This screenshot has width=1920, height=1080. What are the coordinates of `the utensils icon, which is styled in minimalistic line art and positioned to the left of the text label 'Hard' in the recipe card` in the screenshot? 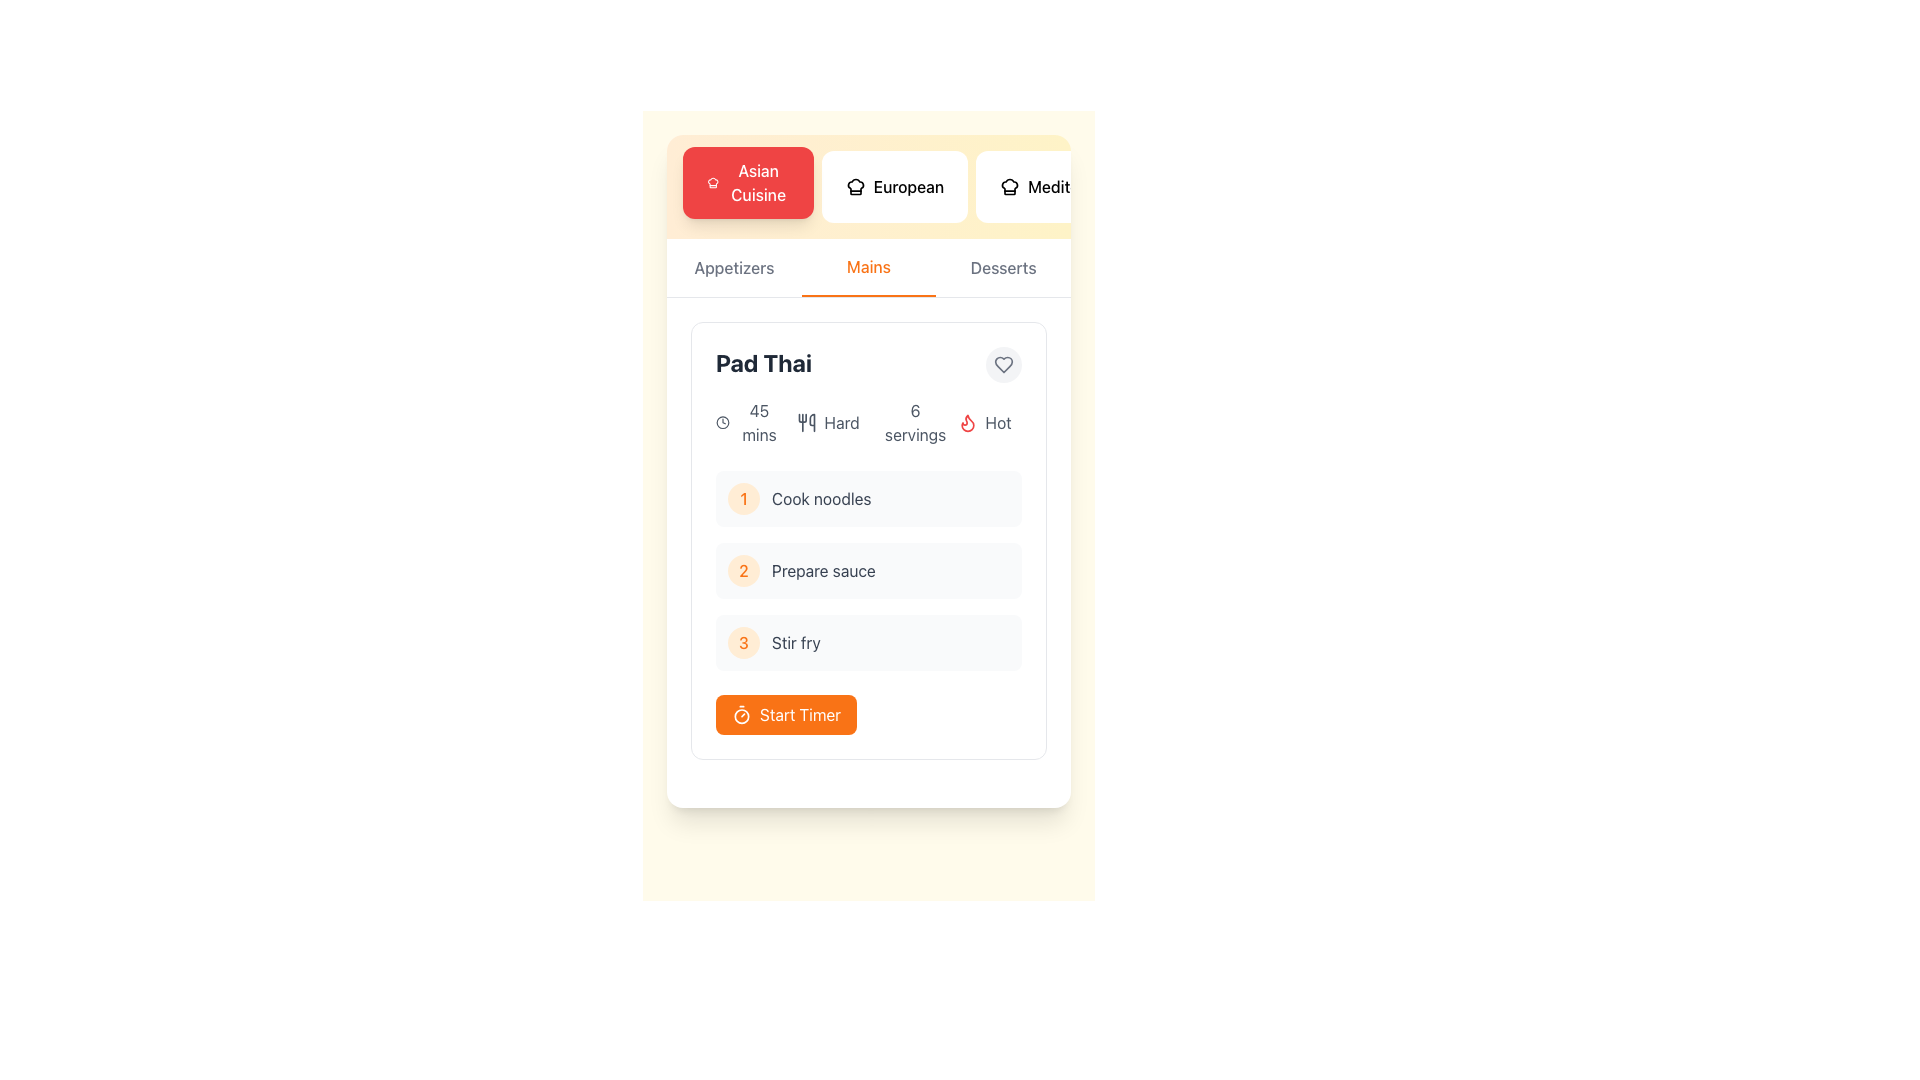 It's located at (806, 422).